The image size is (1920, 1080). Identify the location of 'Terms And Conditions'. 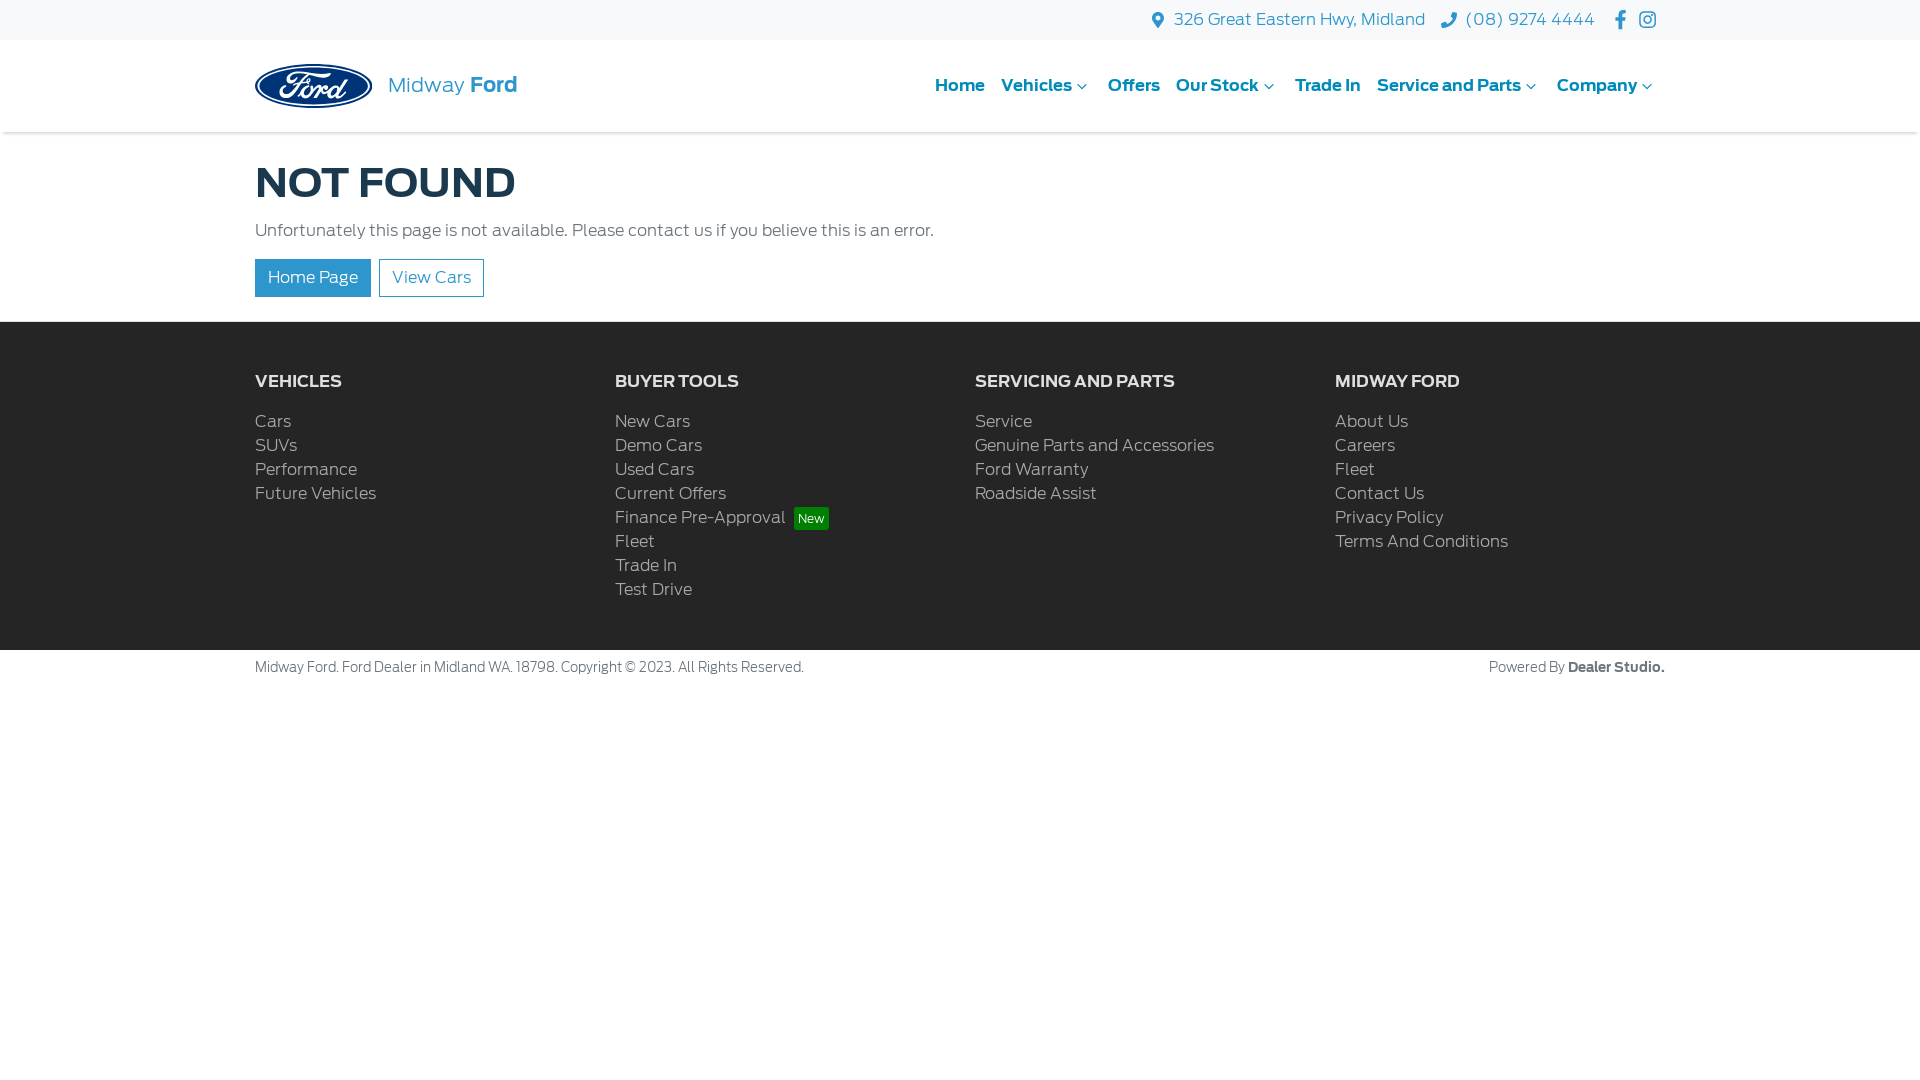
(1420, 541).